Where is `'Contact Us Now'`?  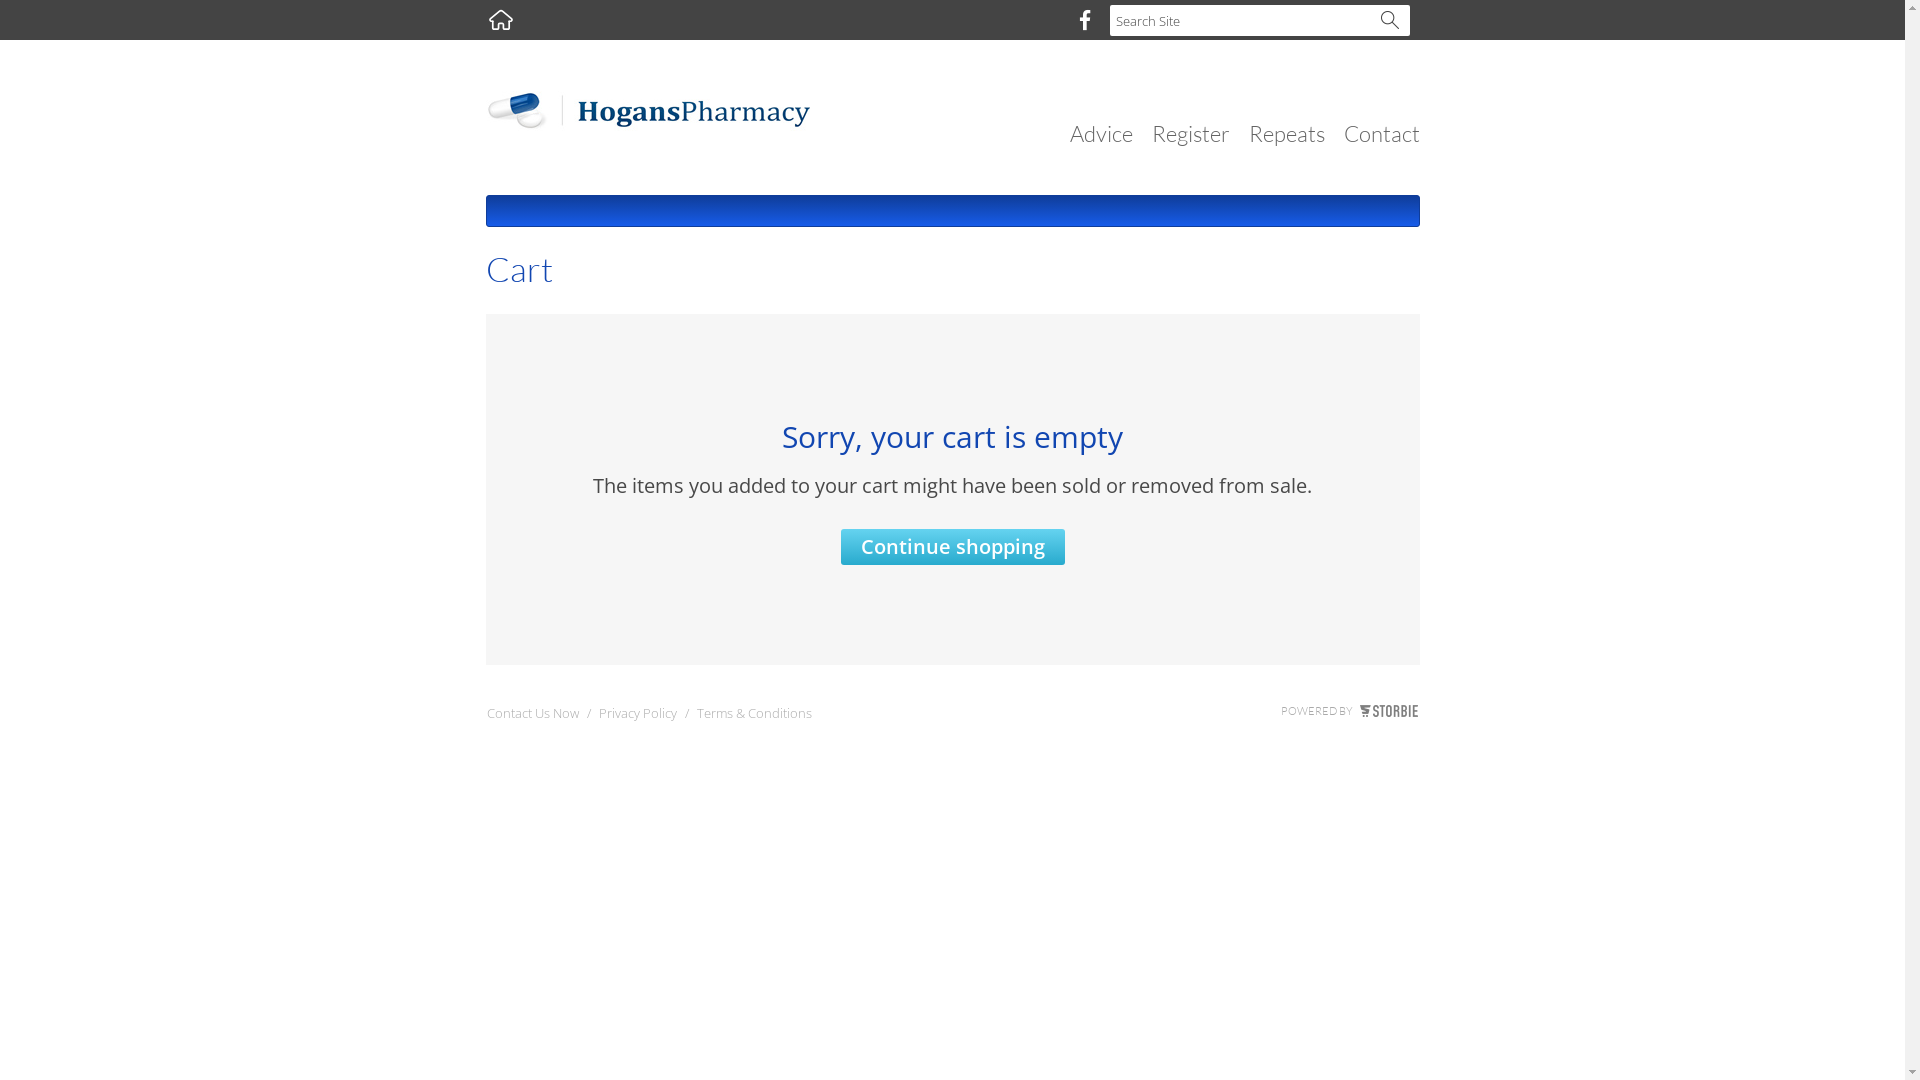 'Contact Us Now' is located at coordinates (532, 716).